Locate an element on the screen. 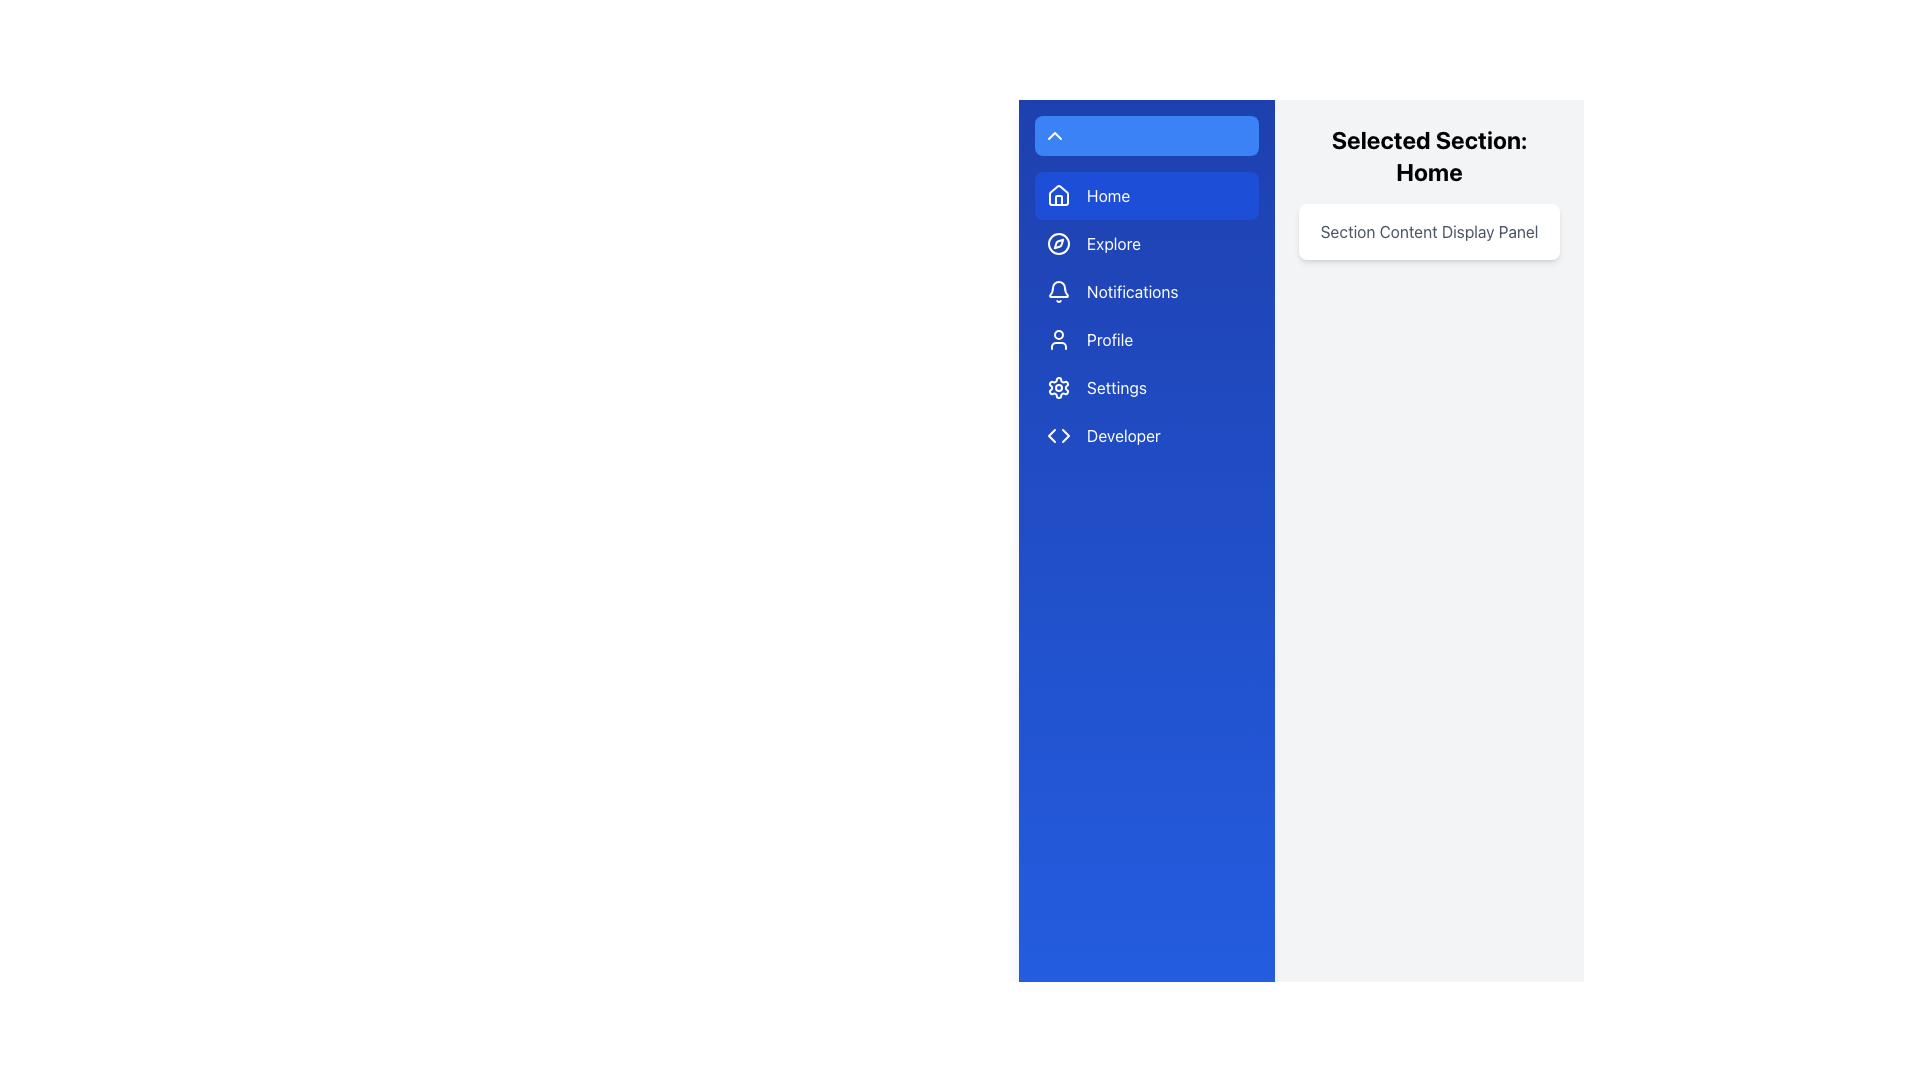  the blue 'Explore' button with rounded corners, located in the vertical sidebar below the 'Home' button and above the 'Notifications' button to trigger hover effects is located at coordinates (1147, 242).